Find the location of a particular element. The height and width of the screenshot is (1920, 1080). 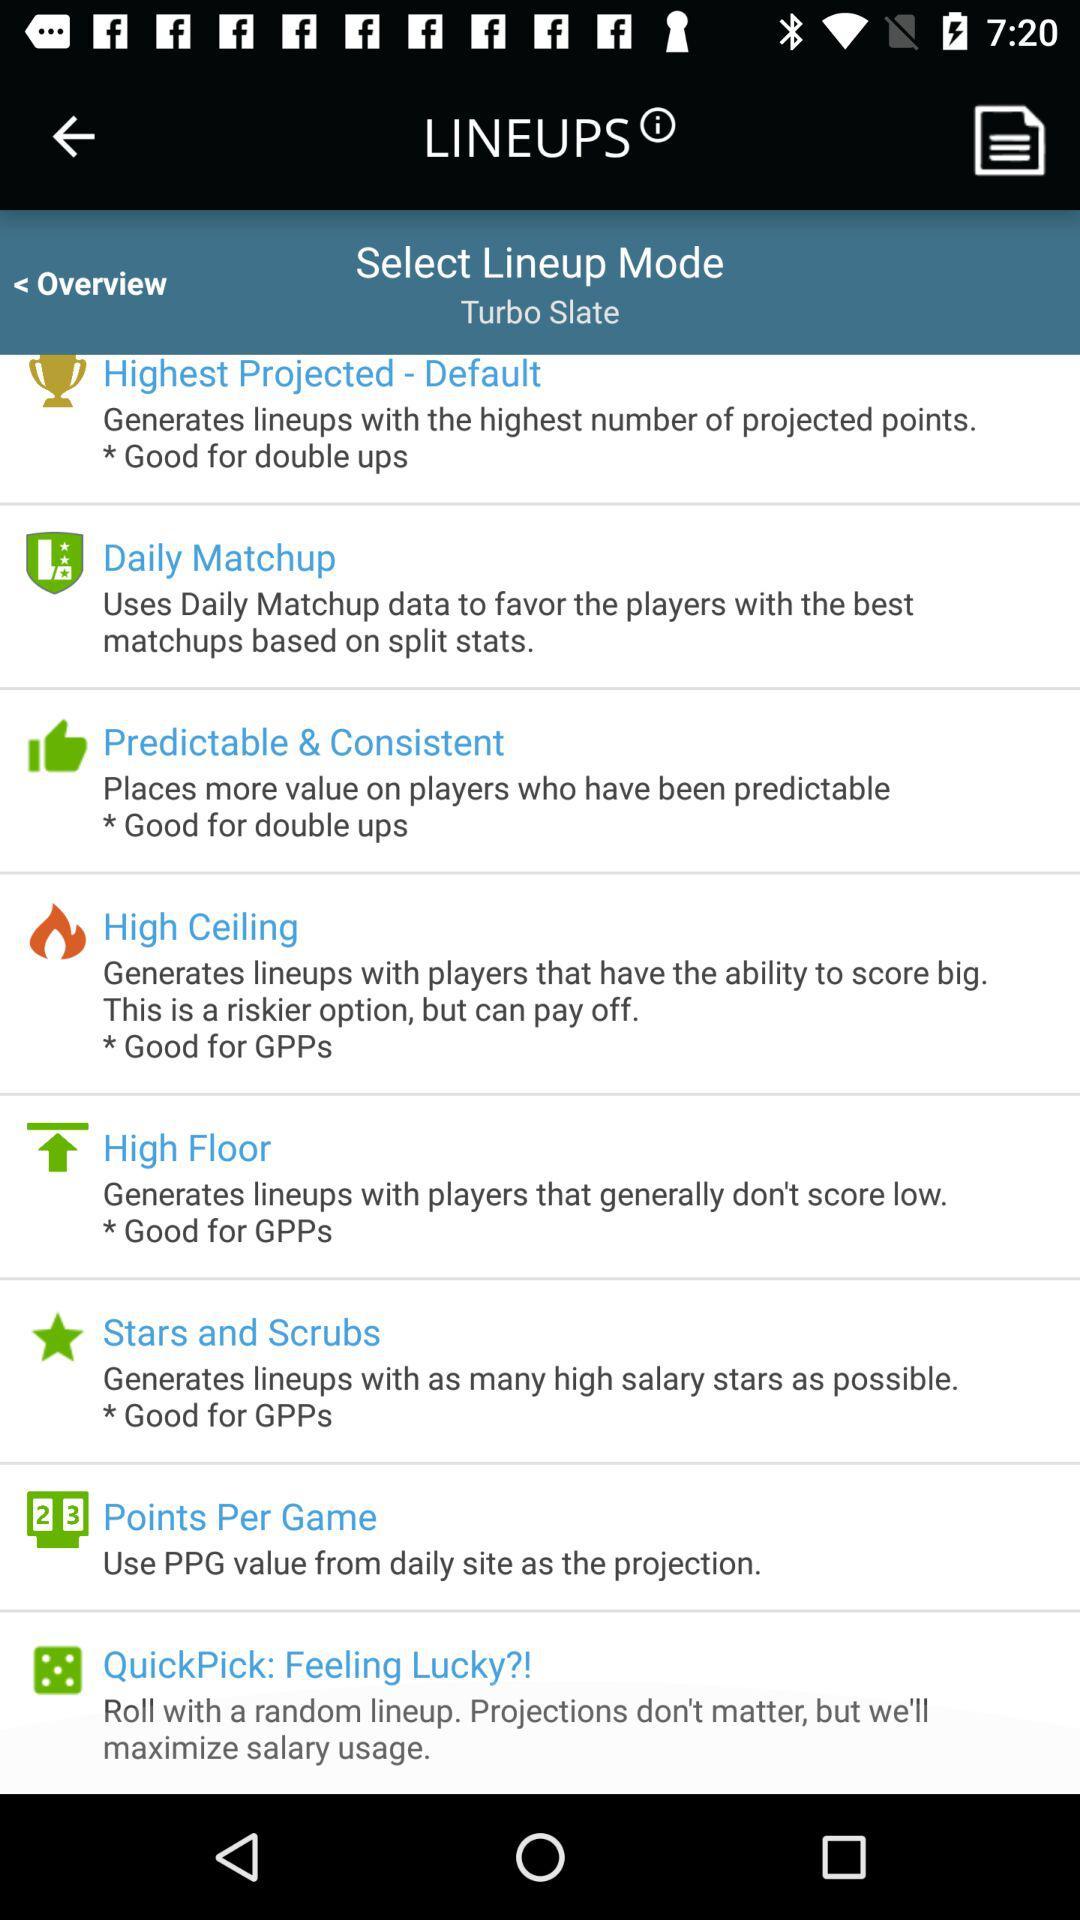

sorting is located at coordinates (1017, 135).